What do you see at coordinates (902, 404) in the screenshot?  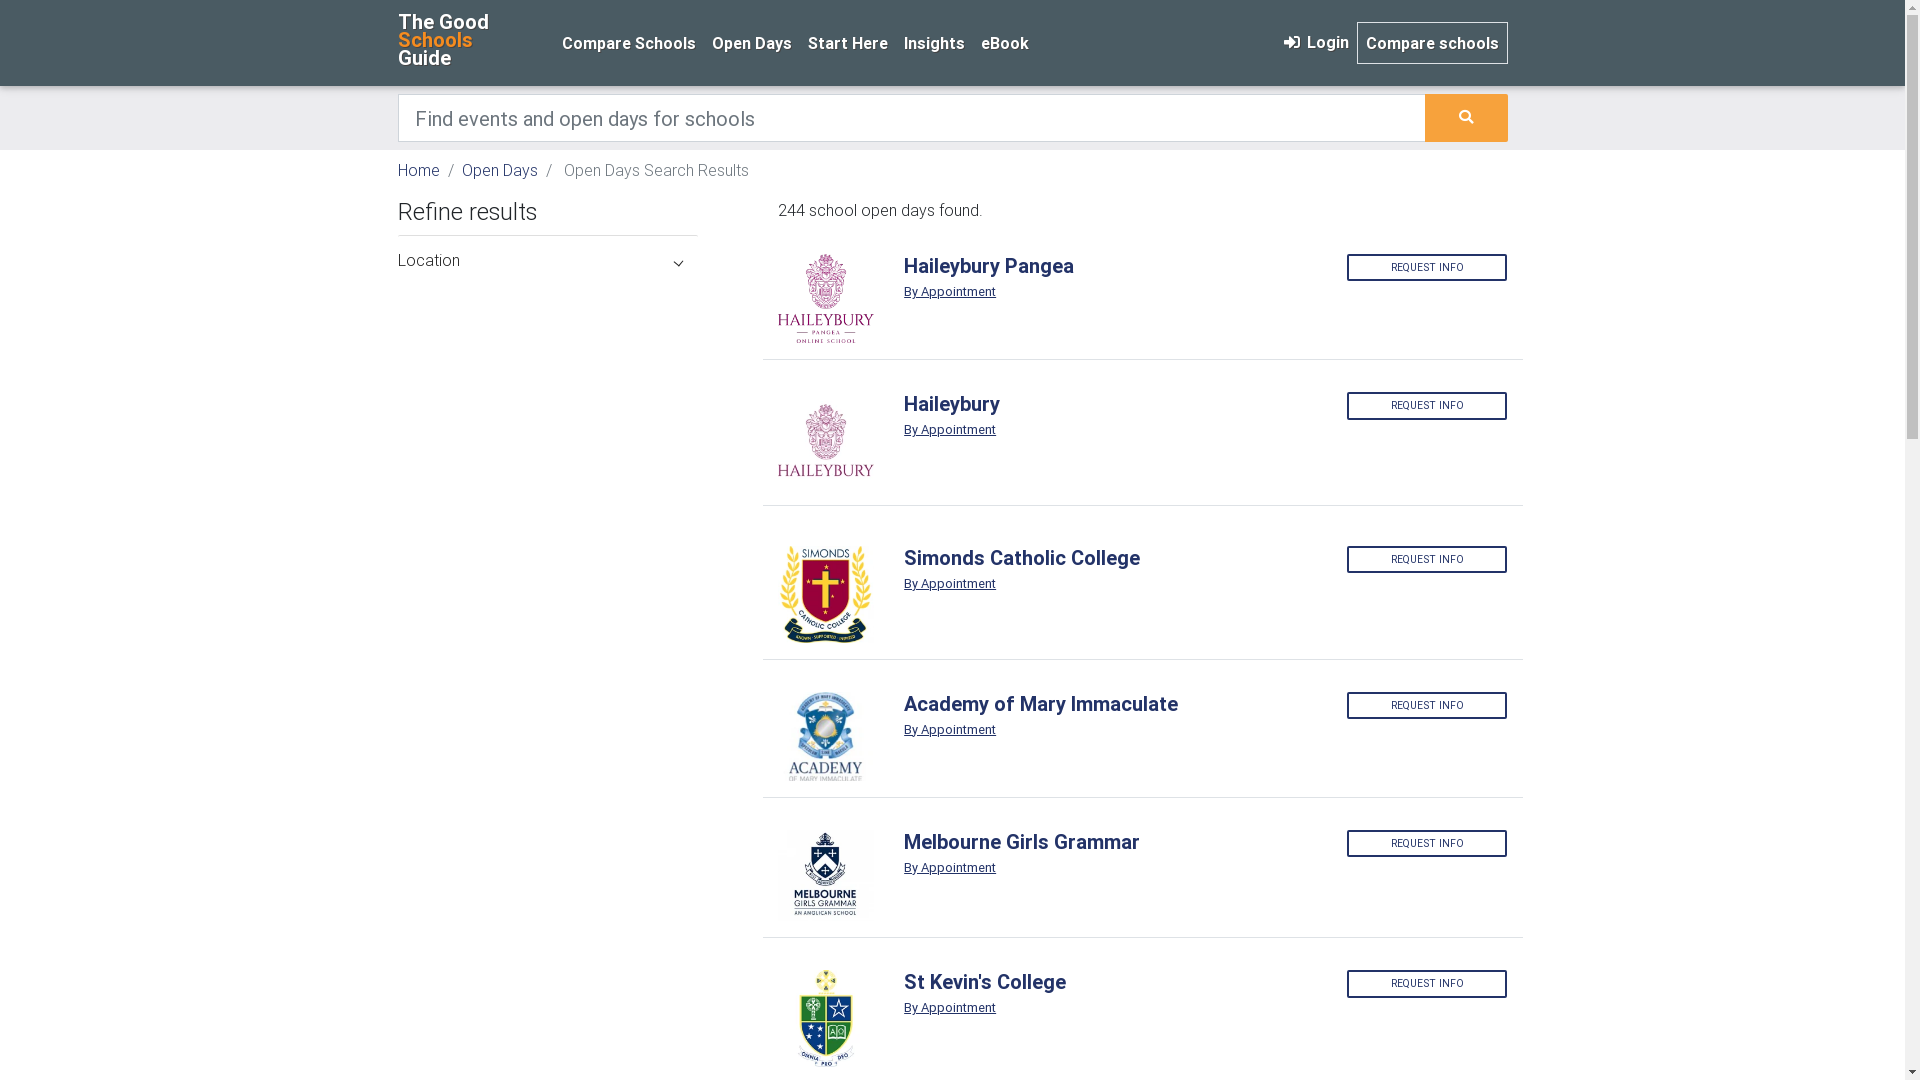 I see `'Haileybury'` at bounding box center [902, 404].